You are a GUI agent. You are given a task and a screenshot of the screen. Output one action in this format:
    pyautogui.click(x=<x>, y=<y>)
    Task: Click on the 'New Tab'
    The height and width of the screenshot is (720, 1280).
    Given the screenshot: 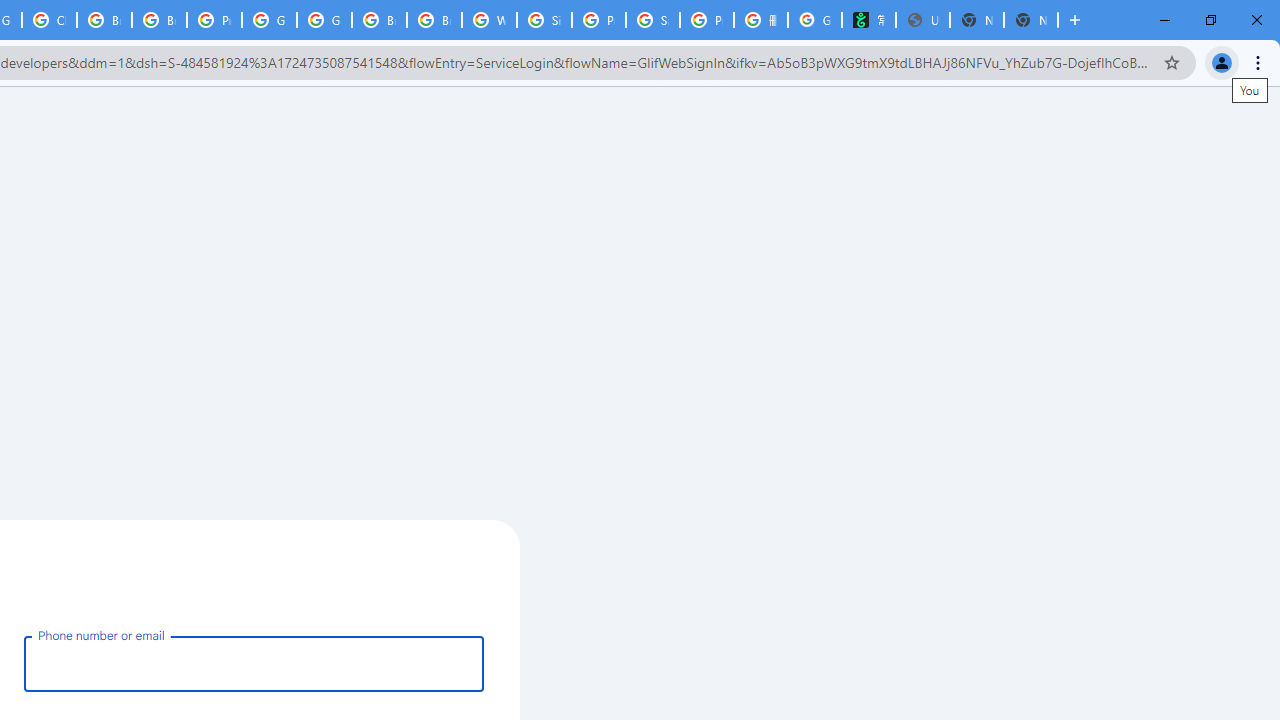 What is the action you would take?
    pyautogui.click(x=1031, y=20)
    